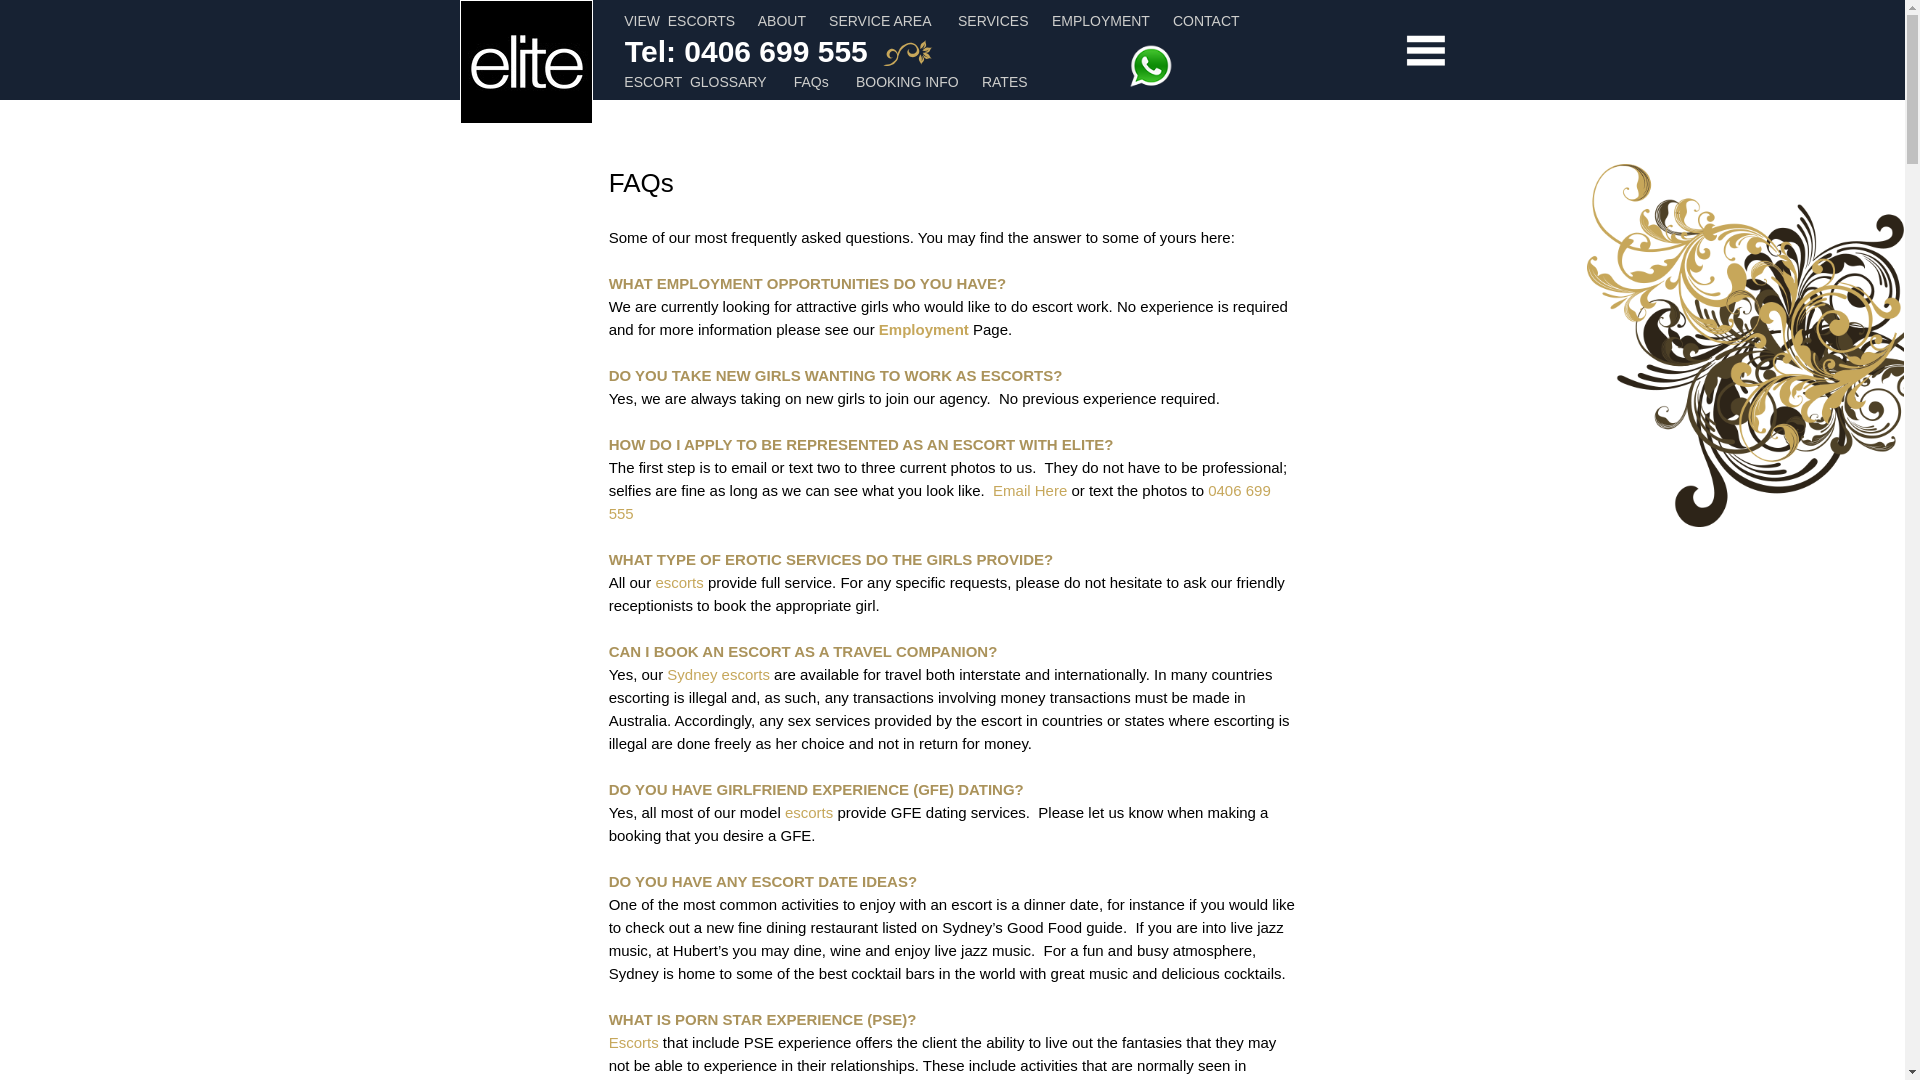  What do you see at coordinates (922, 328) in the screenshot?
I see `'Employment'` at bounding box center [922, 328].